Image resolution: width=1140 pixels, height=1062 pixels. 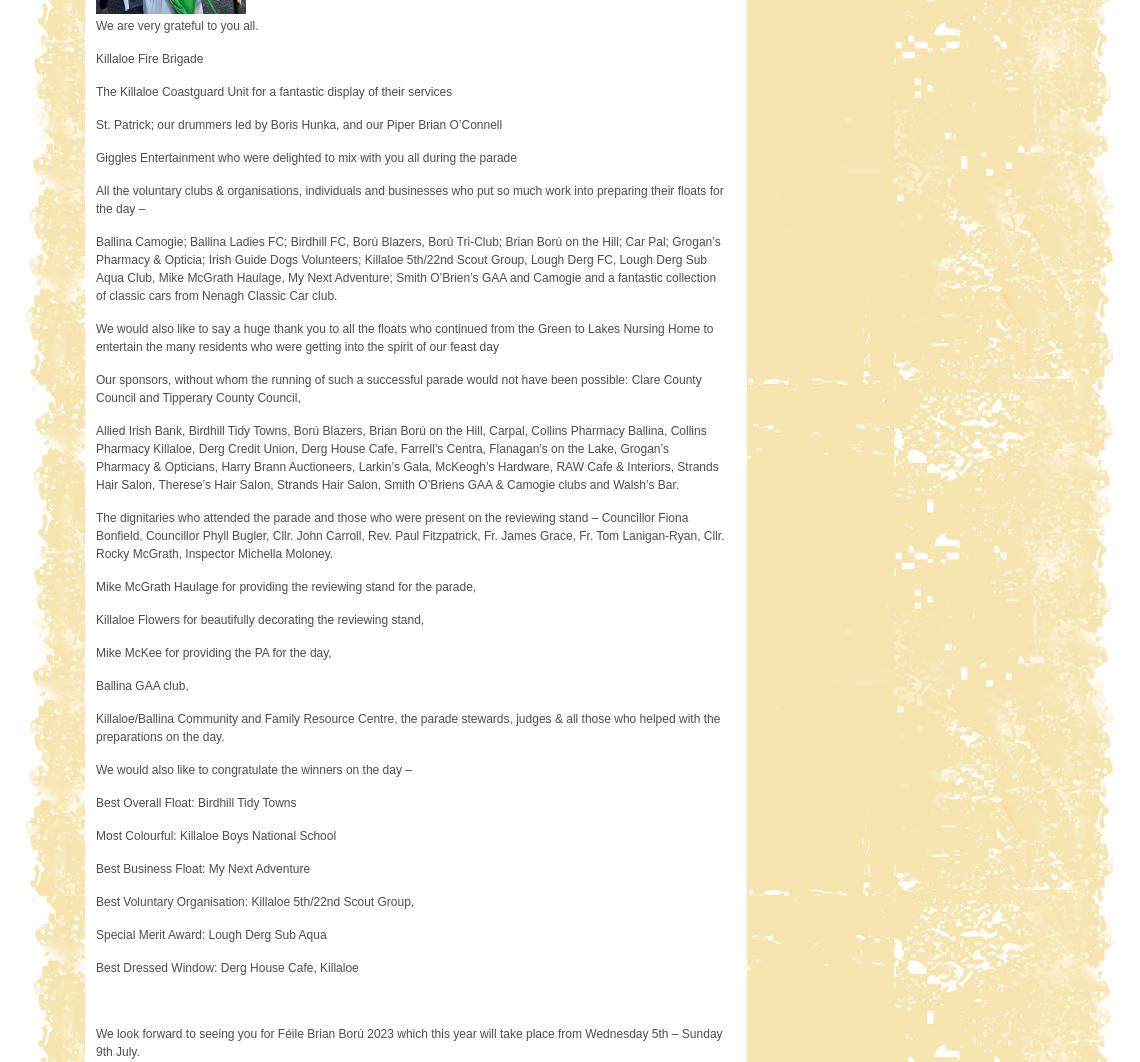 What do you see at coordinates (273, 91) in the screenshot?
I see `'The Killaloe Coastguard Unit for a fantastic display of their services'` at bounding box center [273, 91].